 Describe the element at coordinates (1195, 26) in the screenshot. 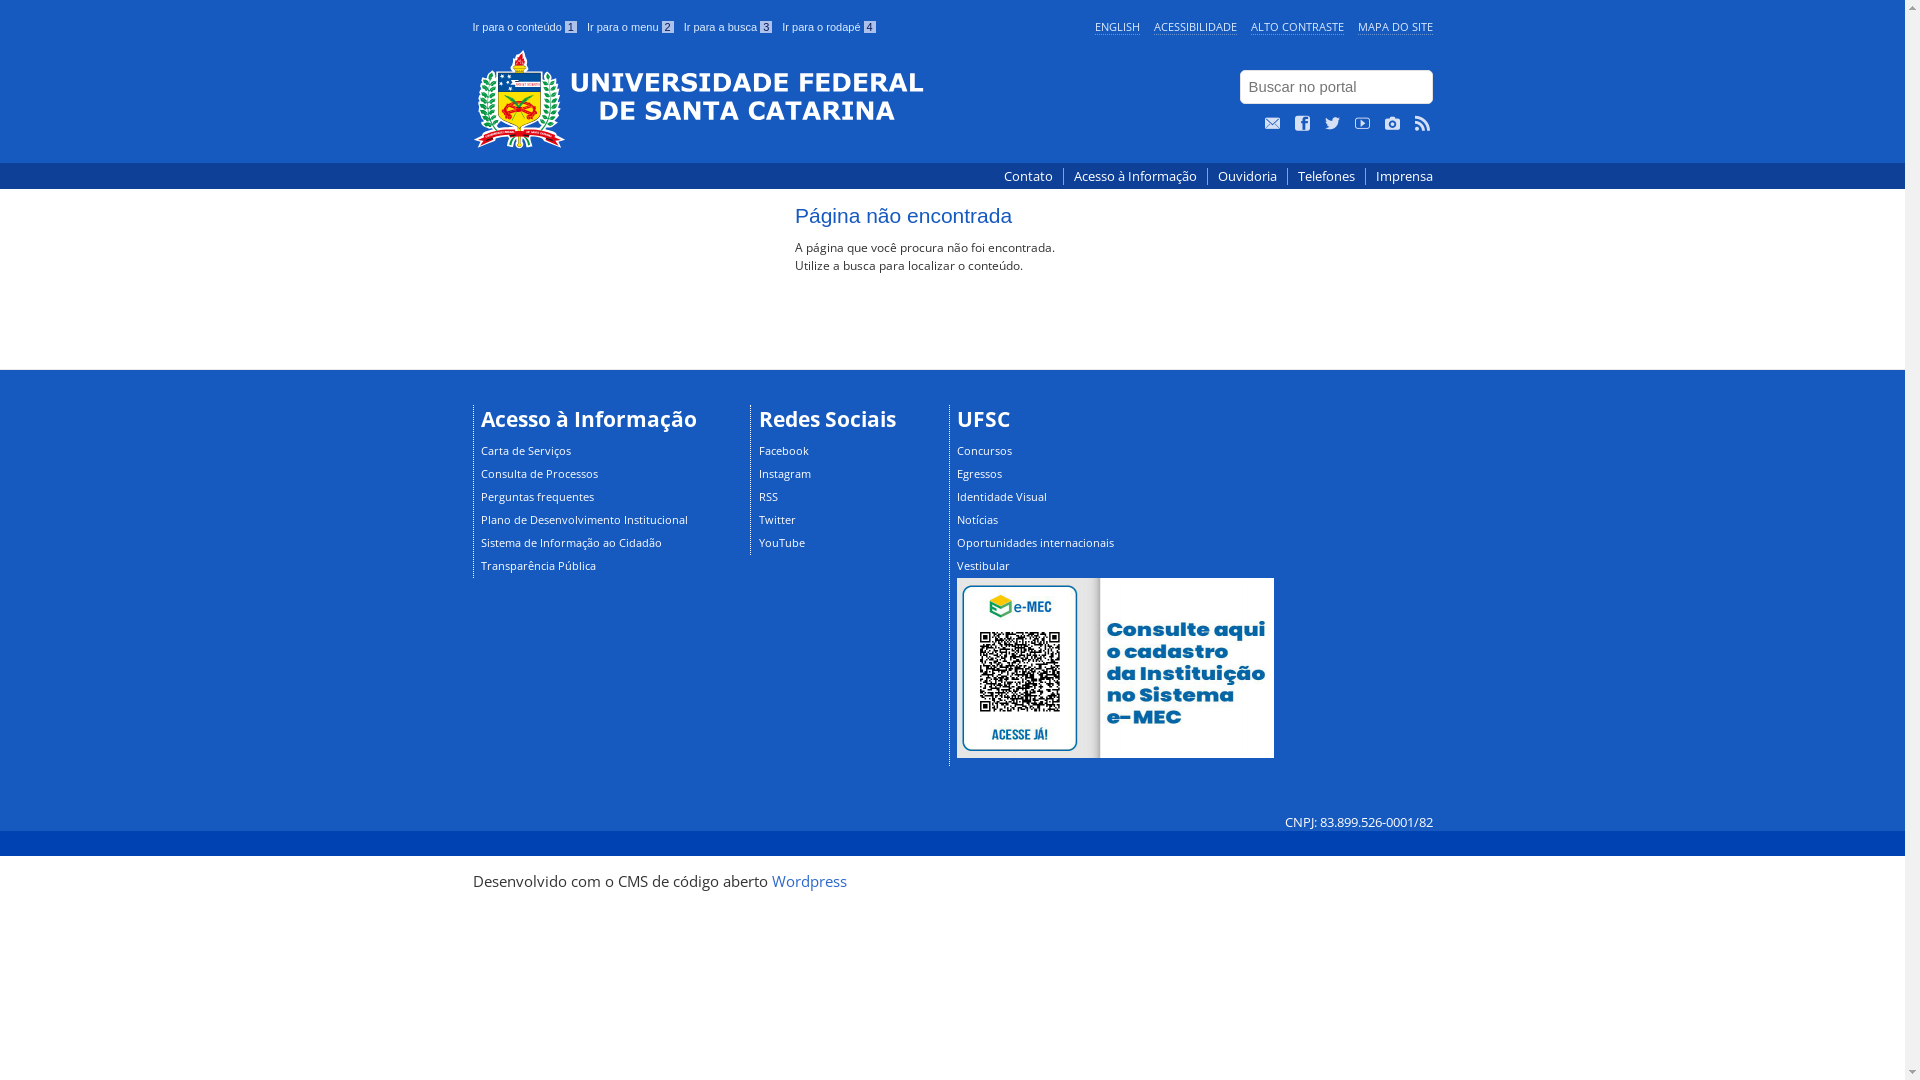

I see `'ACESSIBILIDADE'` at that location.